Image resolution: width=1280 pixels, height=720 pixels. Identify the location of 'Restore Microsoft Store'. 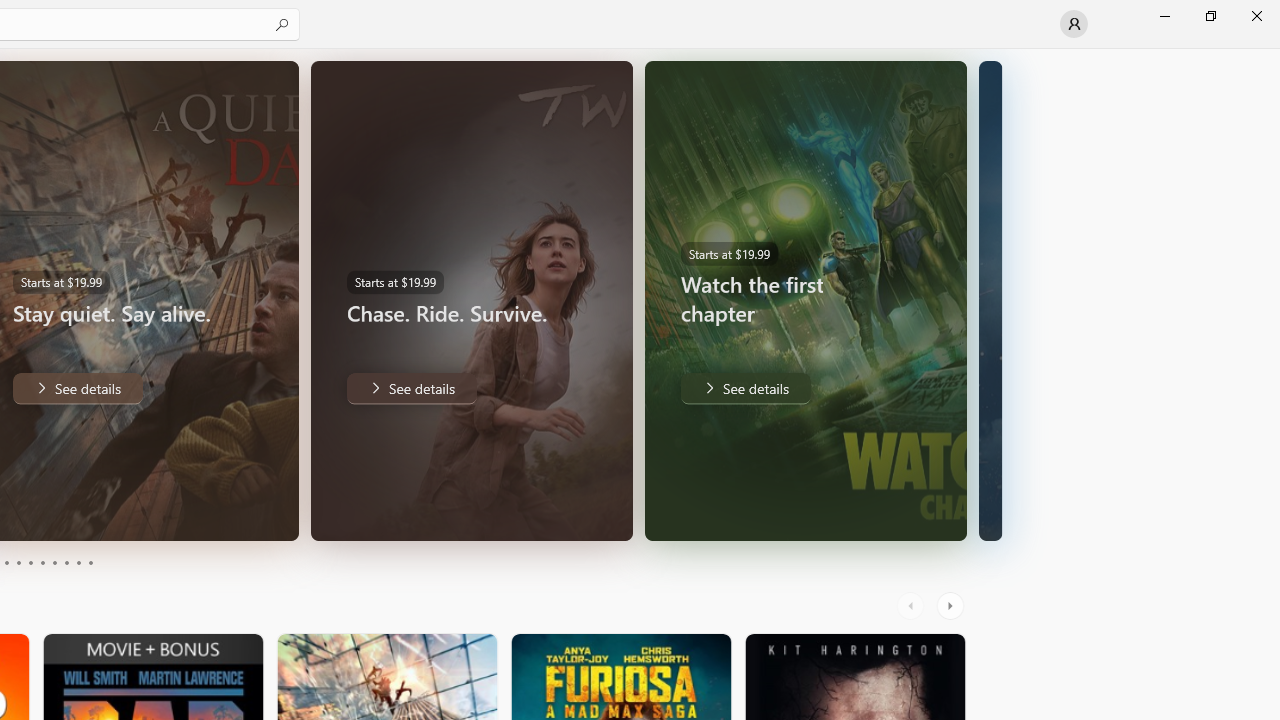
(1209, 15).